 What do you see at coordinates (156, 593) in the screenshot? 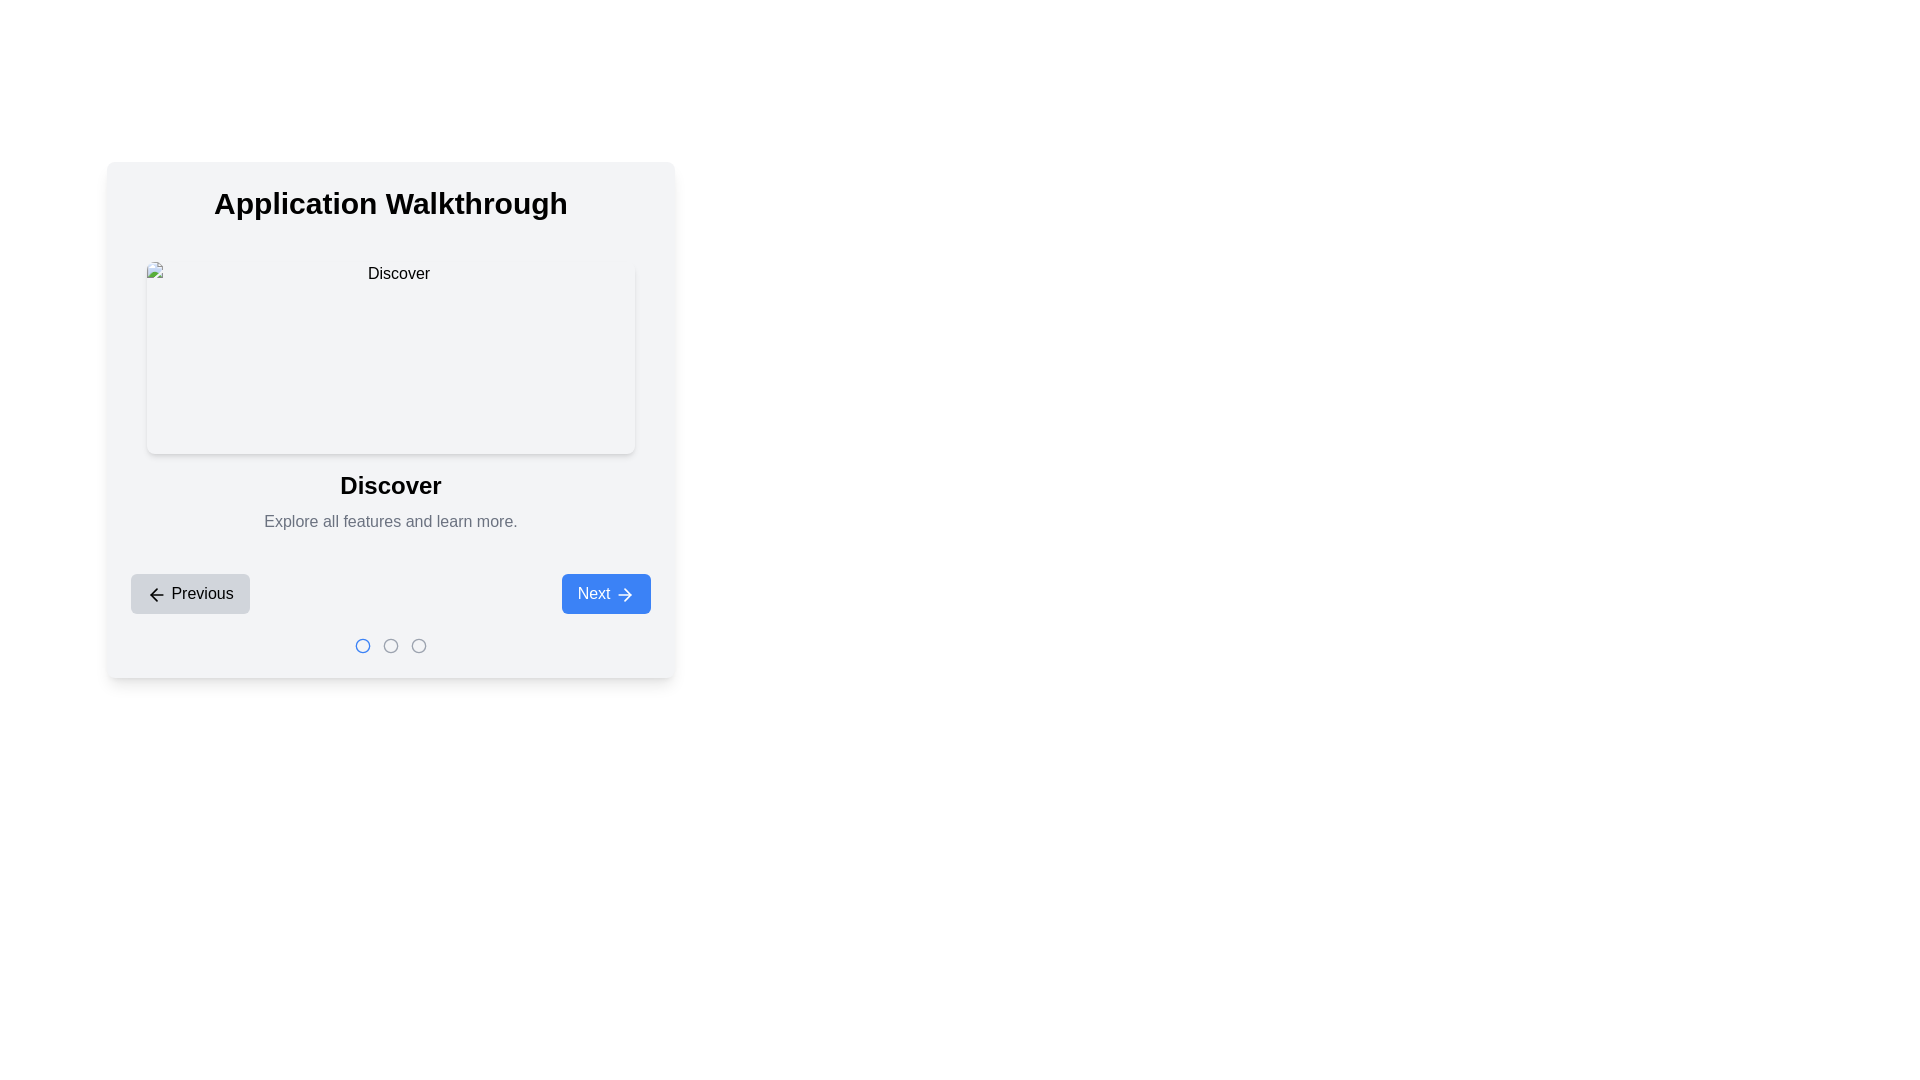
I see `the SVG-based icon representing the 'Previous' action located at the bottom-left corner of the interface` at bounding box center [156, 593].